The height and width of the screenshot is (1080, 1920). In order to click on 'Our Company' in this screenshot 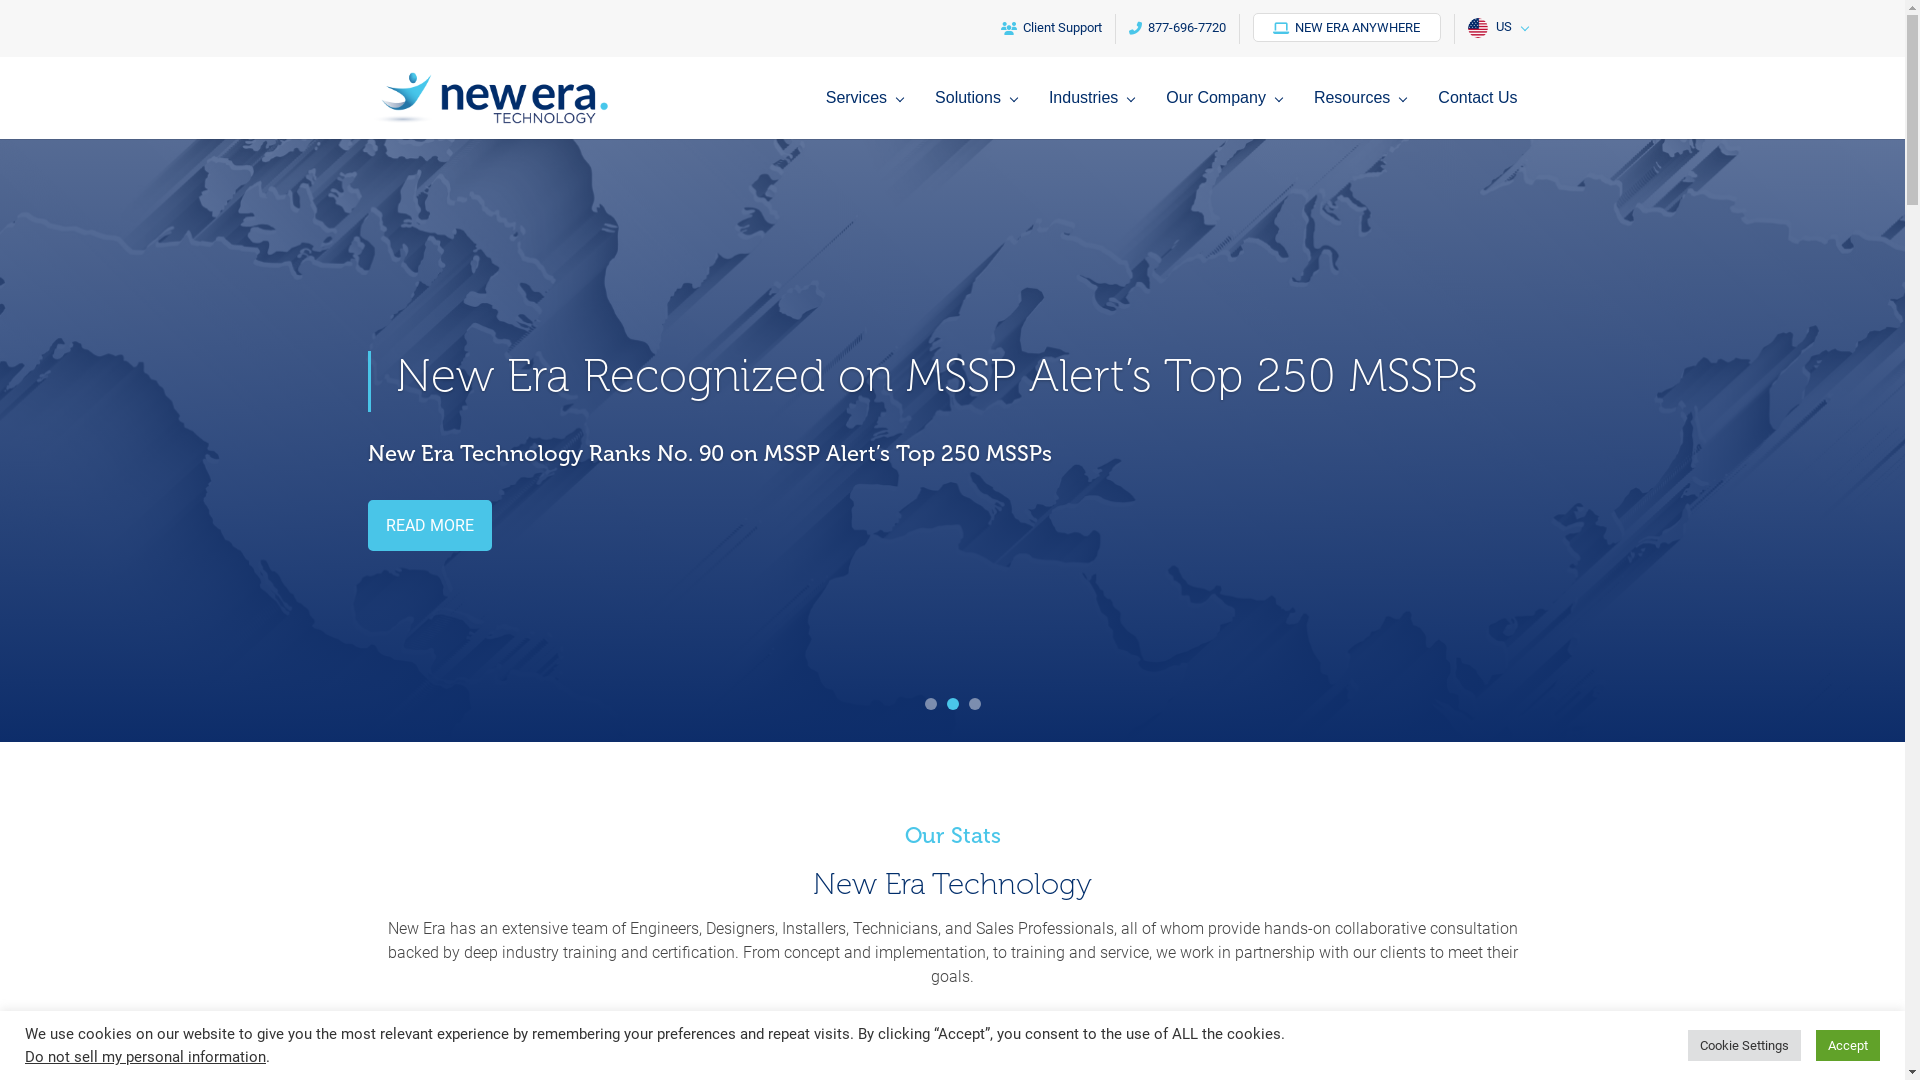, I will do `click(1166, 114)`.